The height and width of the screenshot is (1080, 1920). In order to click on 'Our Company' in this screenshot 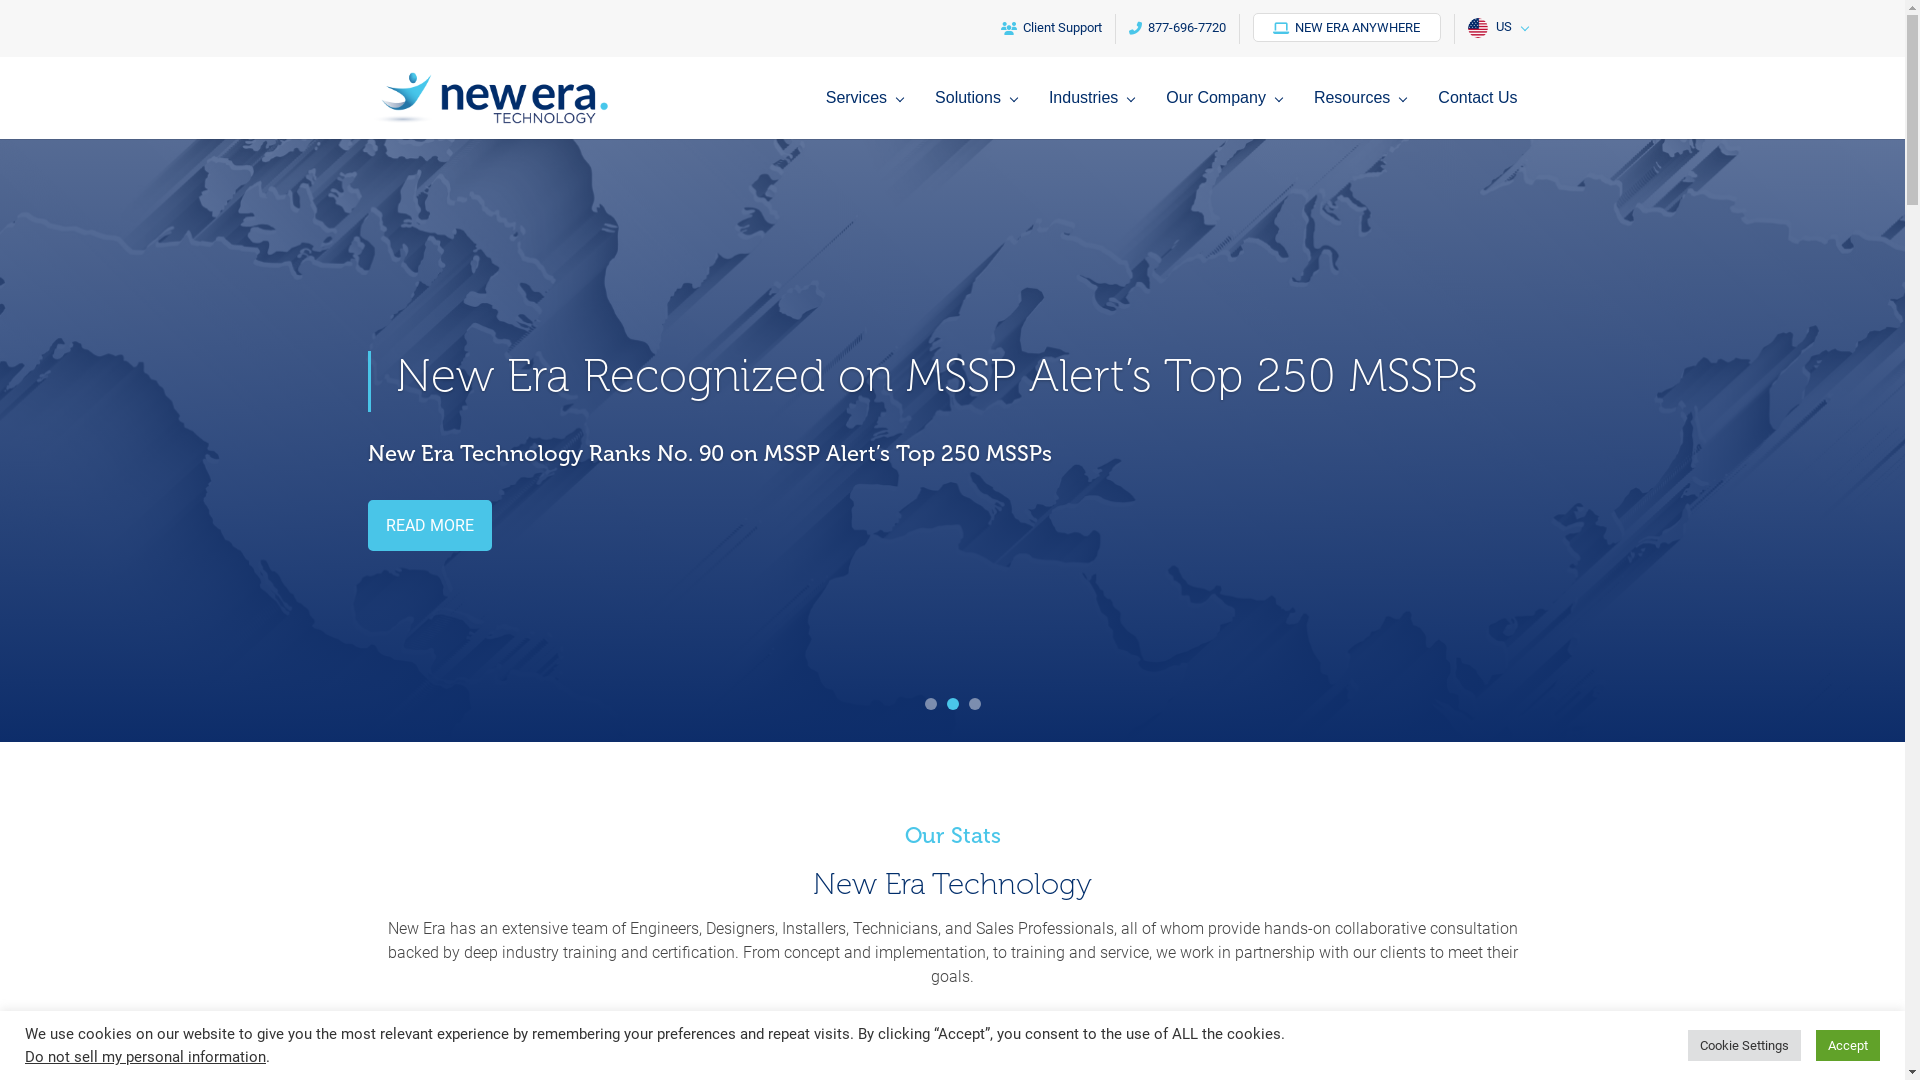, I will do `click(1166, 114)`.